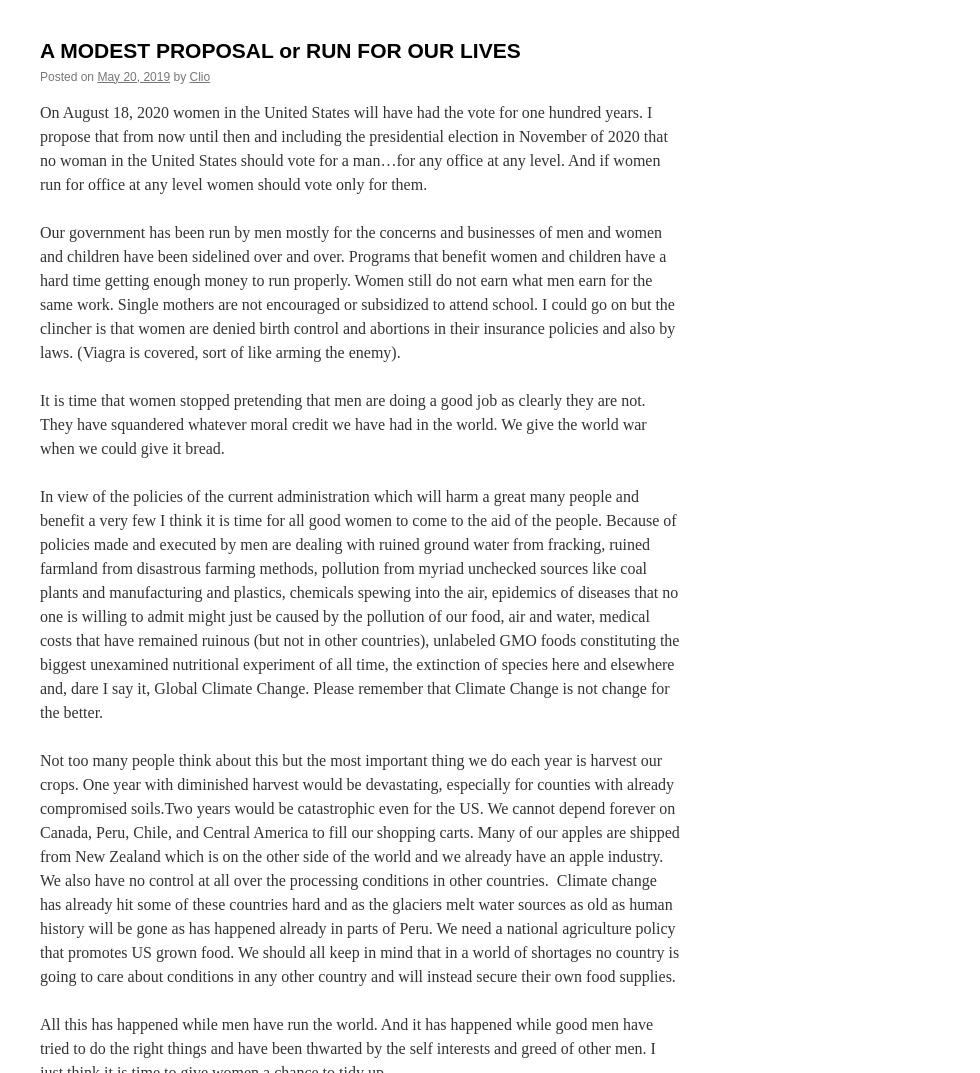  I want to click on 'May 20, 2019', so click(133, 75).